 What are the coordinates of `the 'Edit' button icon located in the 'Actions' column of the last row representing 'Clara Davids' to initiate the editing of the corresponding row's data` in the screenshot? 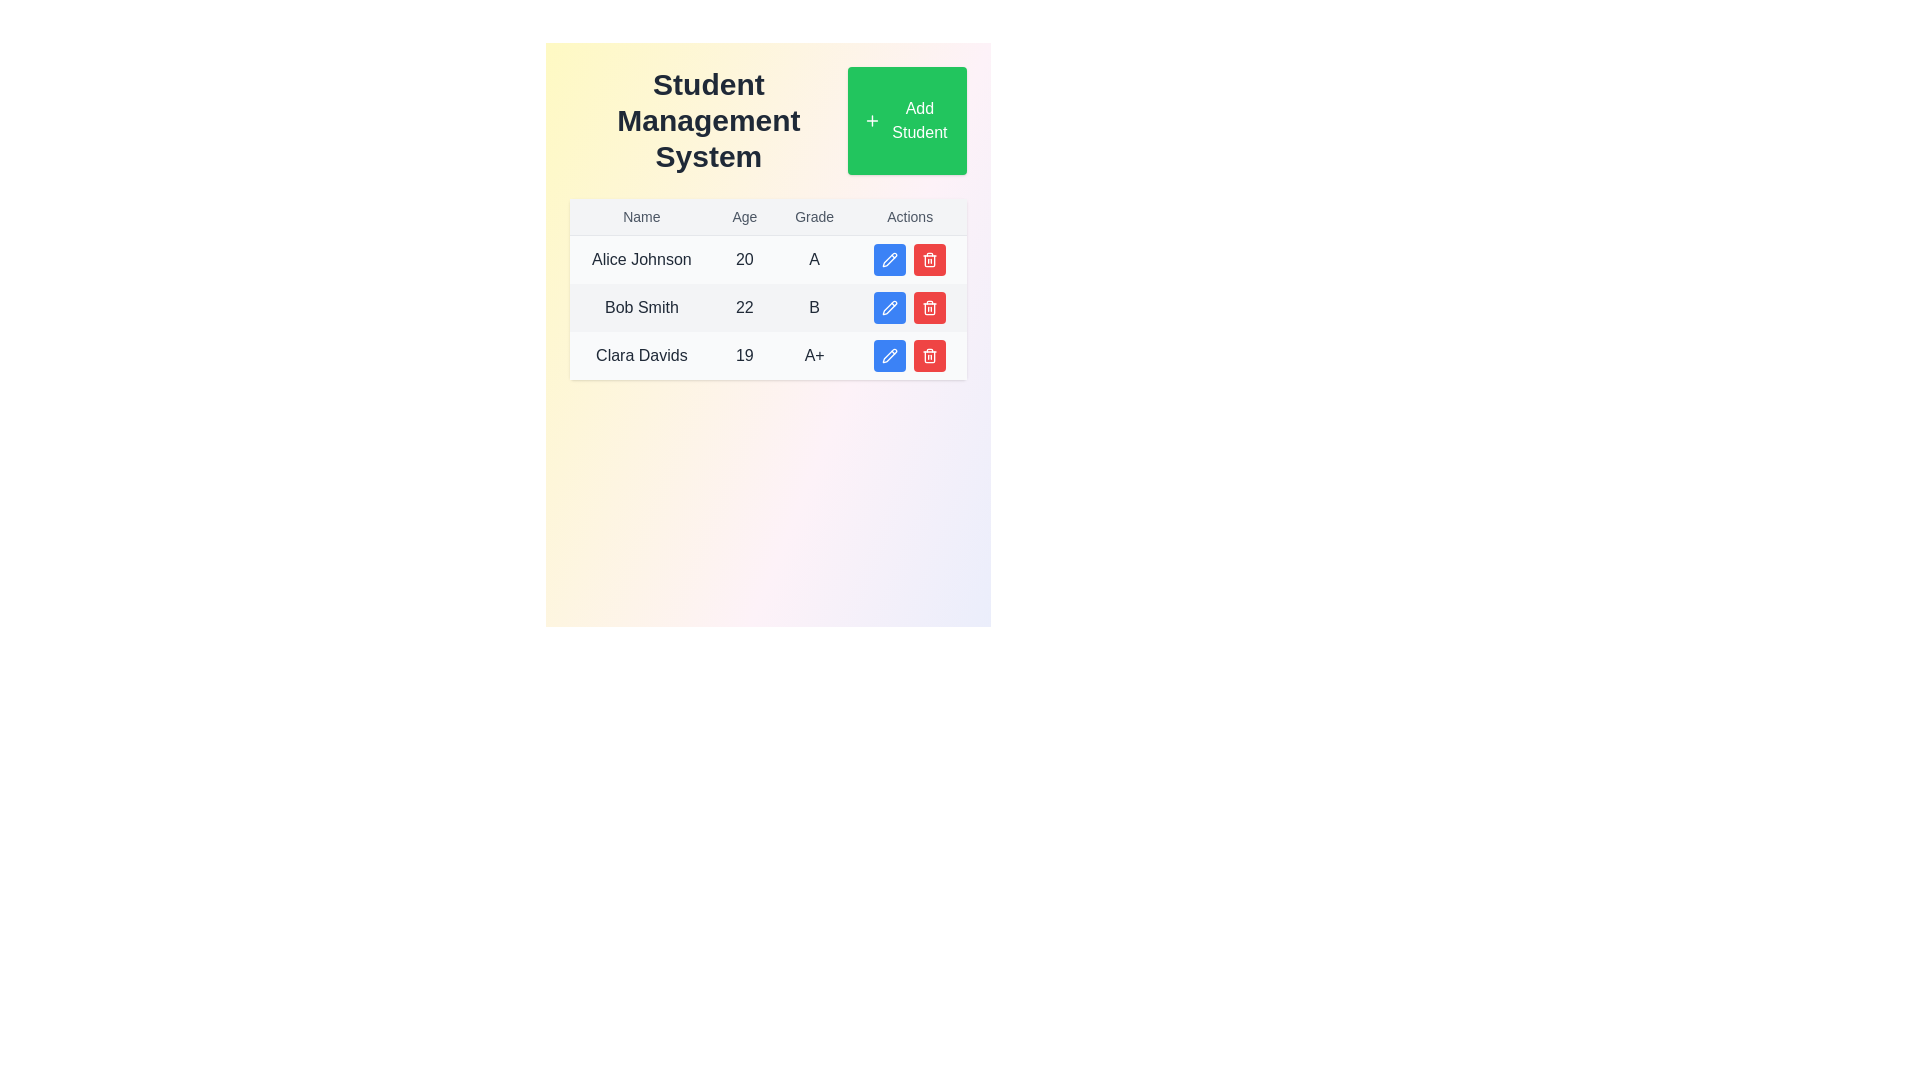 It's located at (889, 354).